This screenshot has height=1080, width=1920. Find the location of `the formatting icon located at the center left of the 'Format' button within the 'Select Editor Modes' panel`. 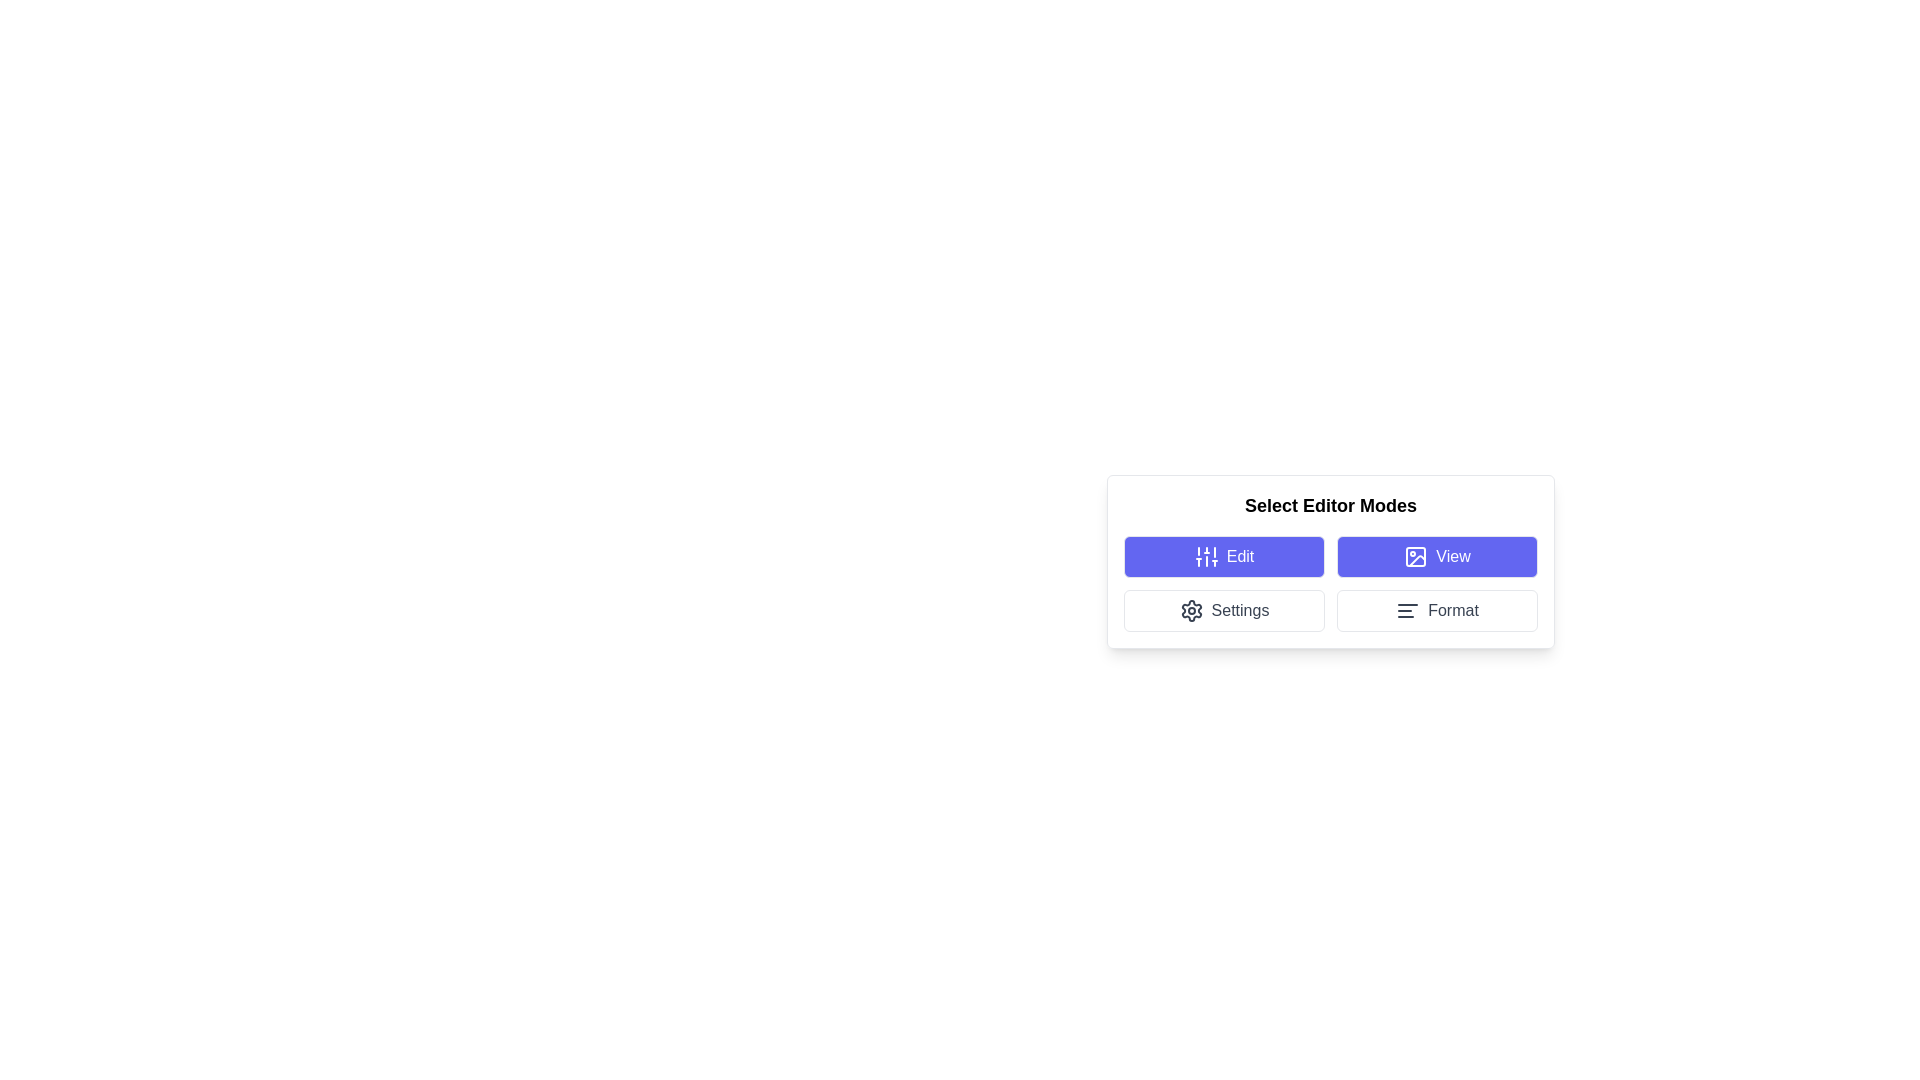

the formatting icon located at the center left of the 'Format' button within the 'Select Editor Modes' panel is located at coordinates (1407, 609).